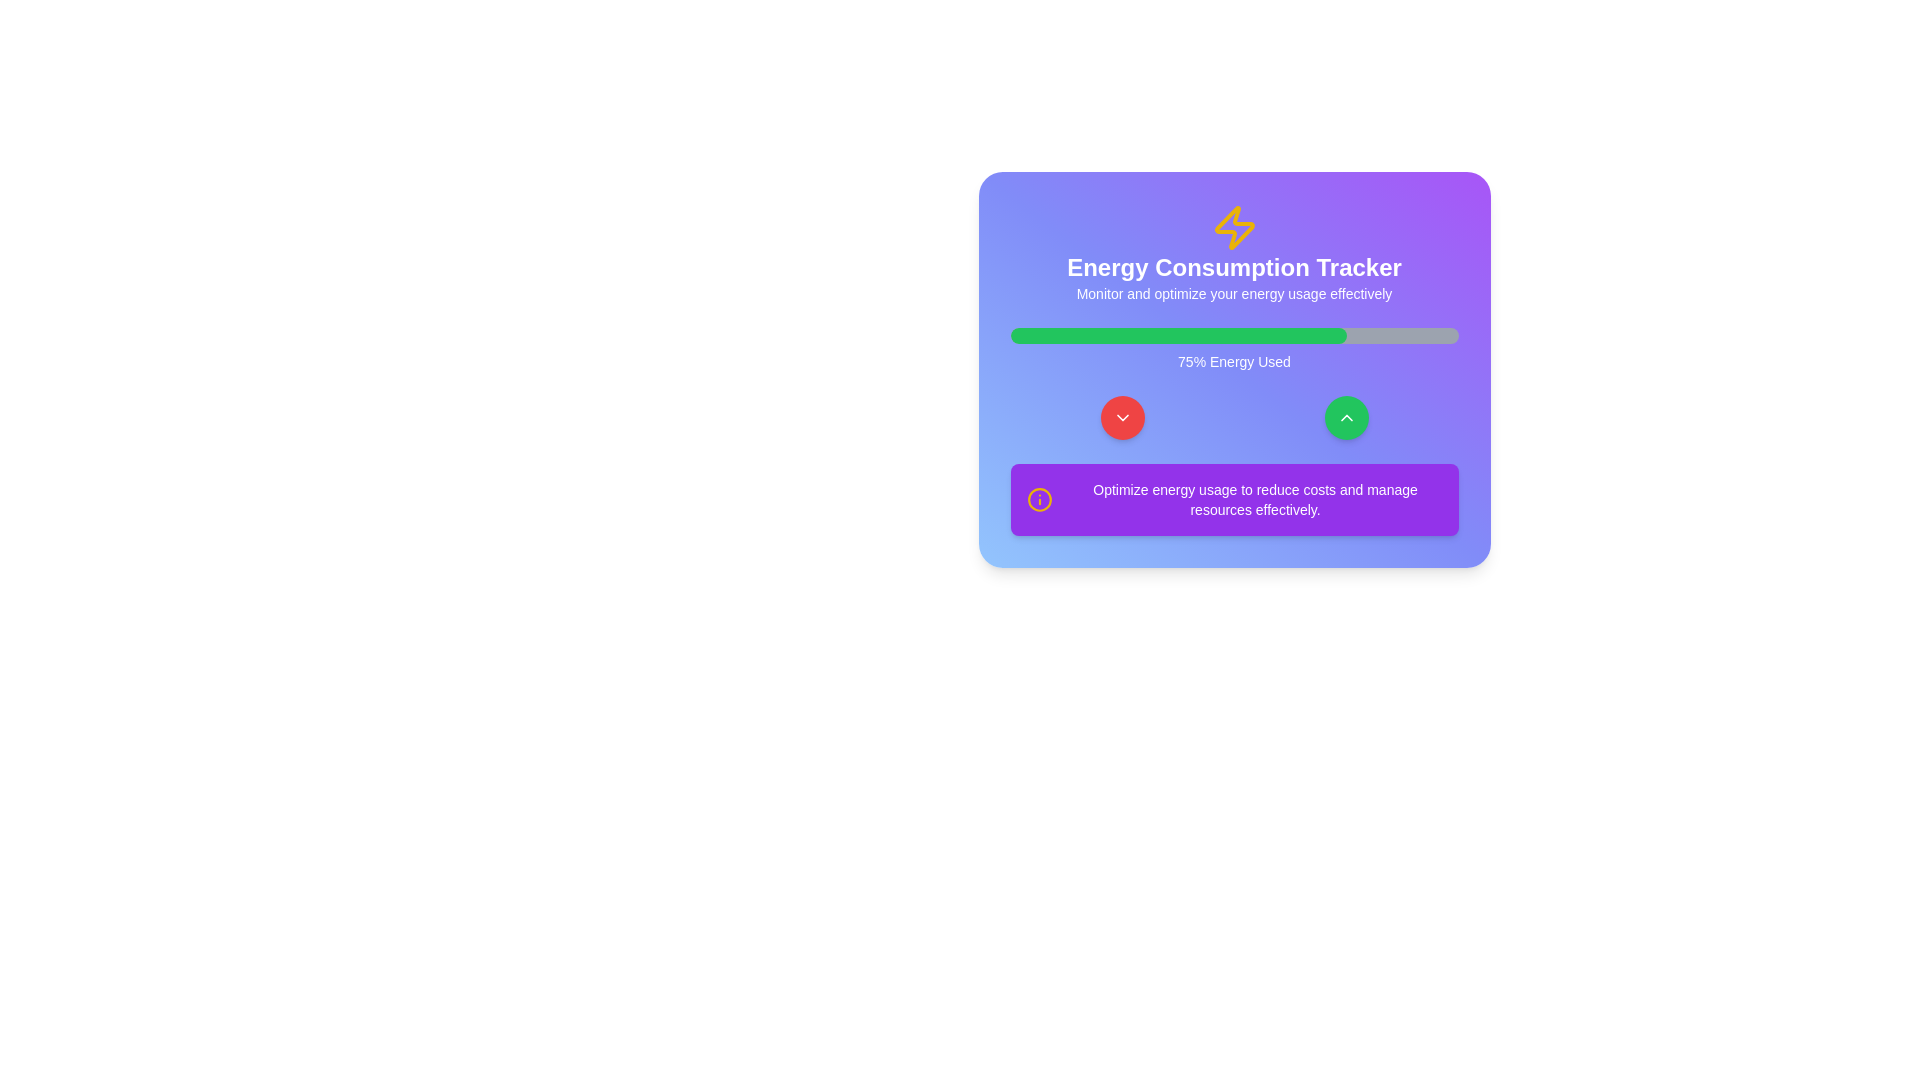 This screenshot has height=1080, width=1920. What do you see at coordinates (1233, 226) in the screenshot?
I see `the lightning bolt icon that visually represents energy or electricity, located at the top center of the card layout for the 'Energy Consumption Tracker'` at bounding box center [1233, 226].